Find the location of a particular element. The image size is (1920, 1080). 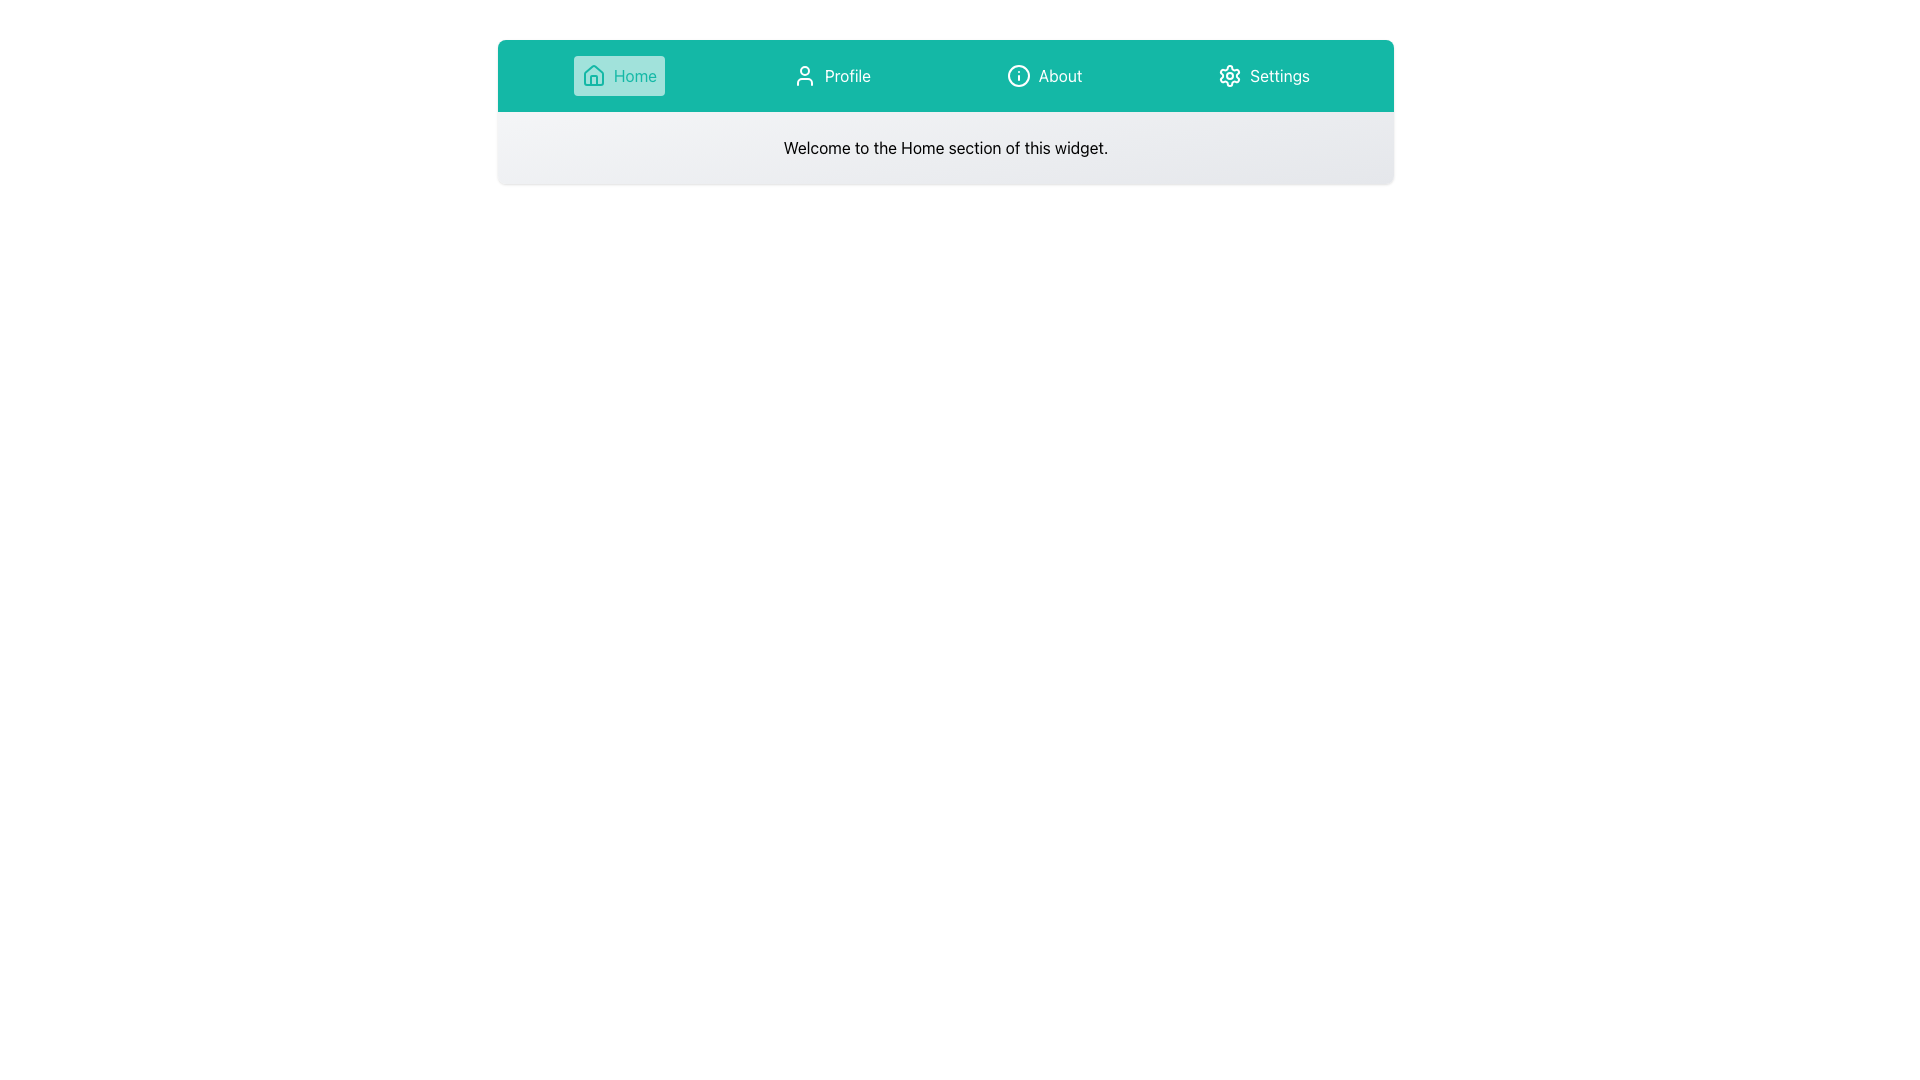

the 'Home' navigation icon is located at coordinates (592, 75).